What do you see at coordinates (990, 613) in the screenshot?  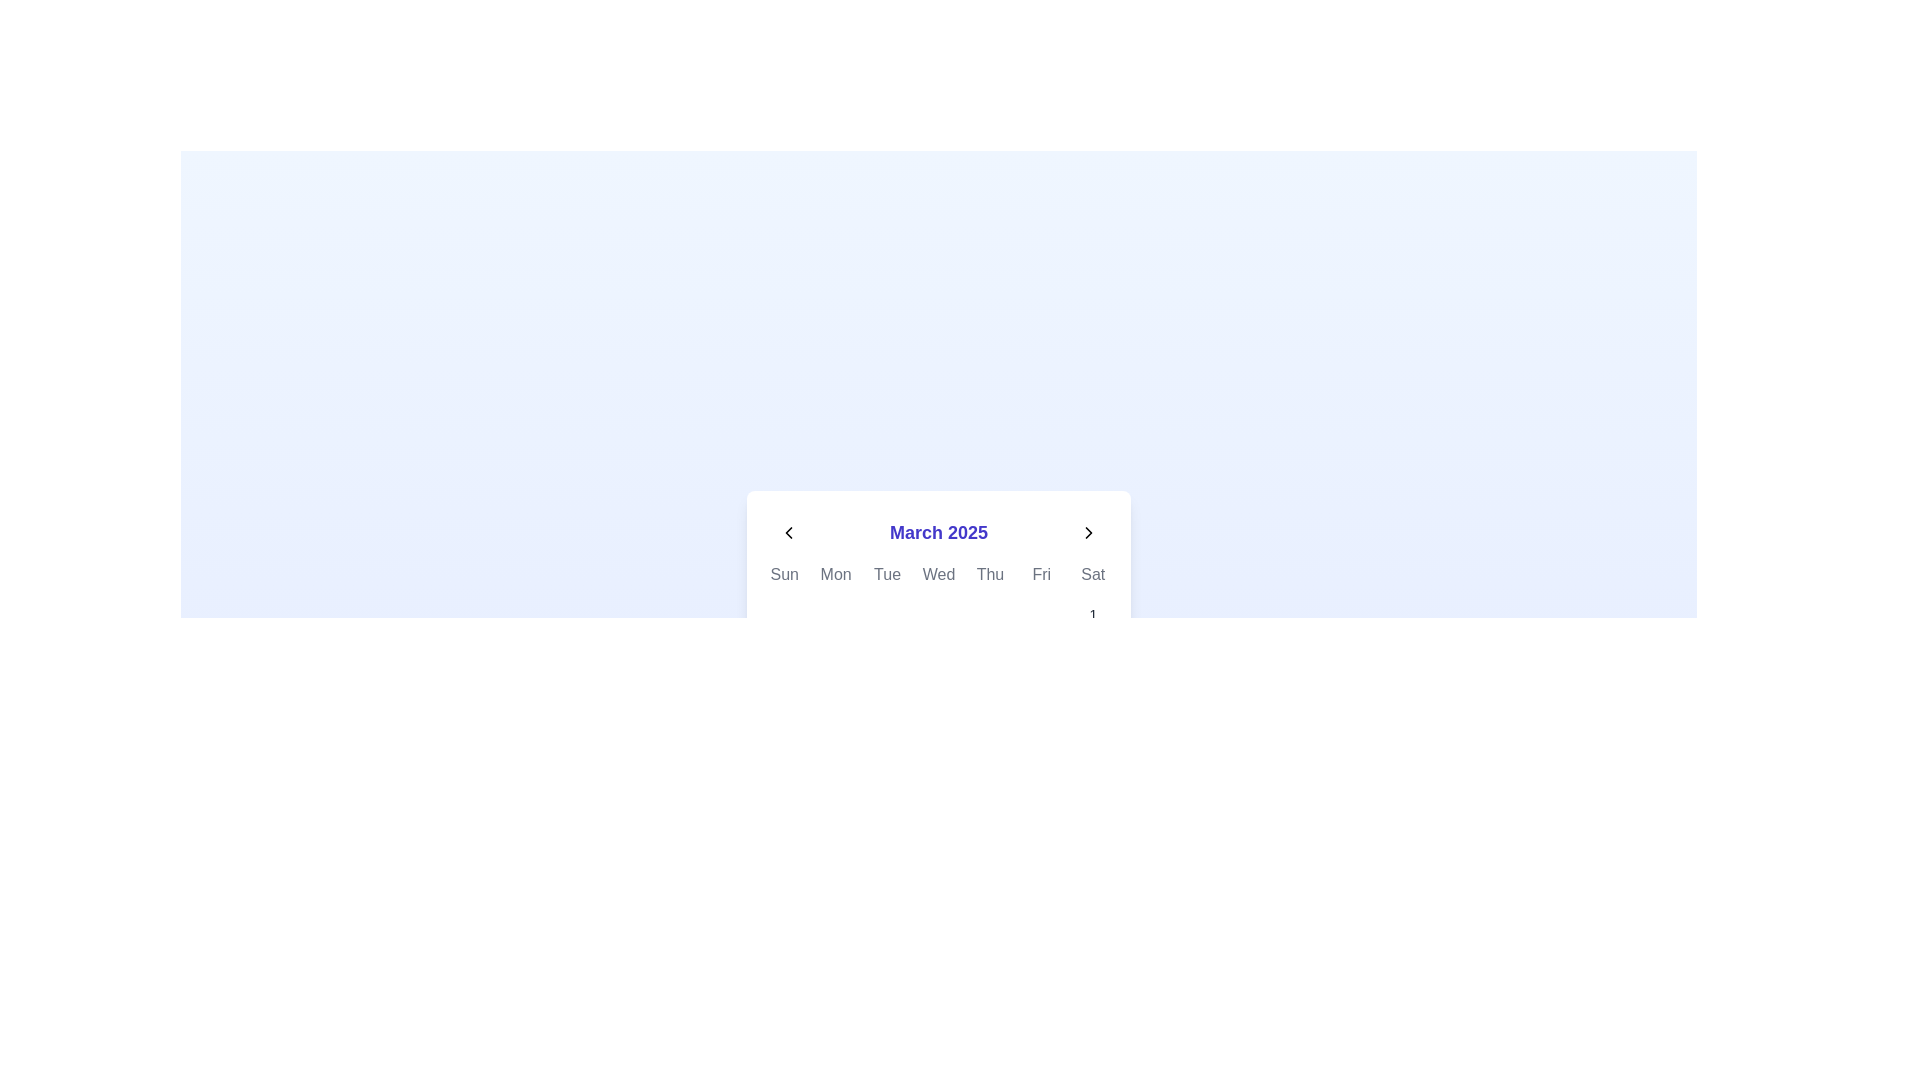 I see `the calendar cell button representing 'Thursday'` at bounding box center [990, 613].